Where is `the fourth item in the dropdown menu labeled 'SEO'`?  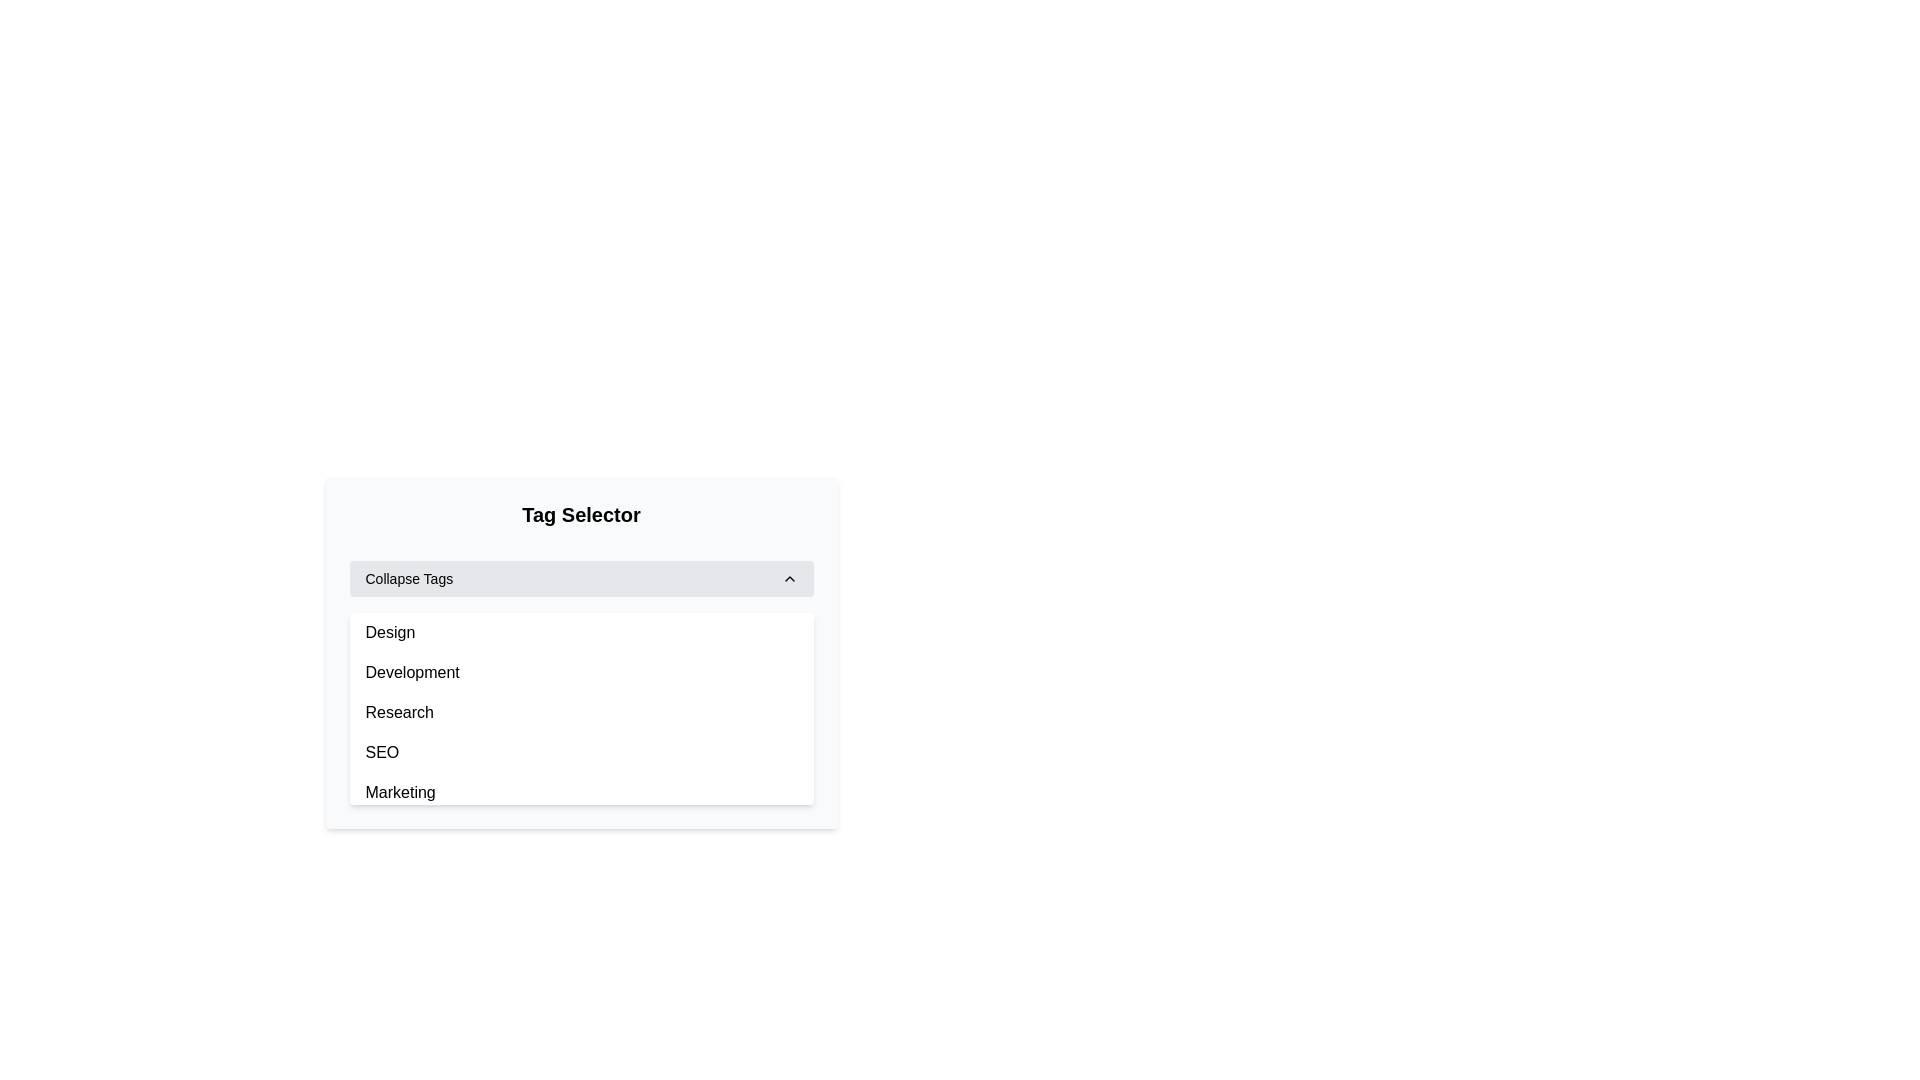 the fourth item in the dropdown menu labeled 'SEO' is located at coordinates (580, 752).